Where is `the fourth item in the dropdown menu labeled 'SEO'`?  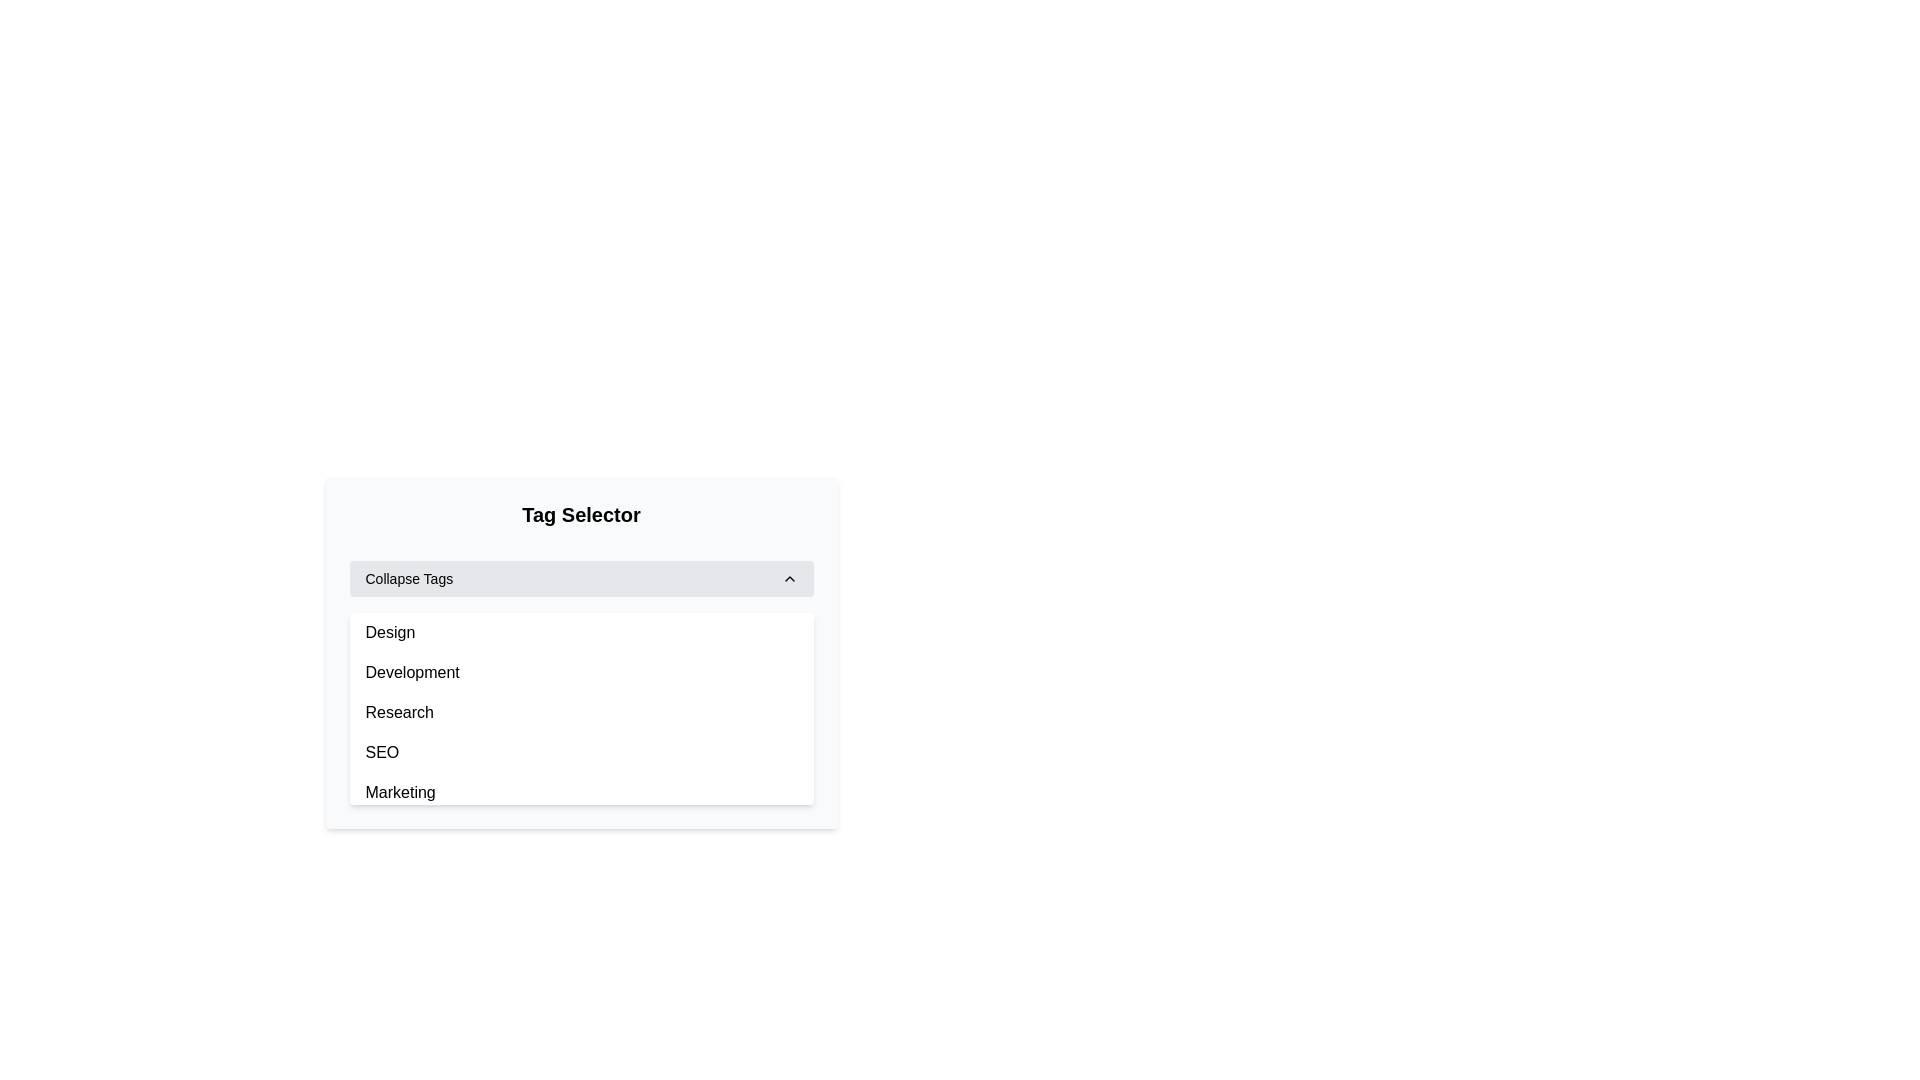 the fourth item in the dropdown menu labeled 'SEO' is located at coordinates (580, 752).